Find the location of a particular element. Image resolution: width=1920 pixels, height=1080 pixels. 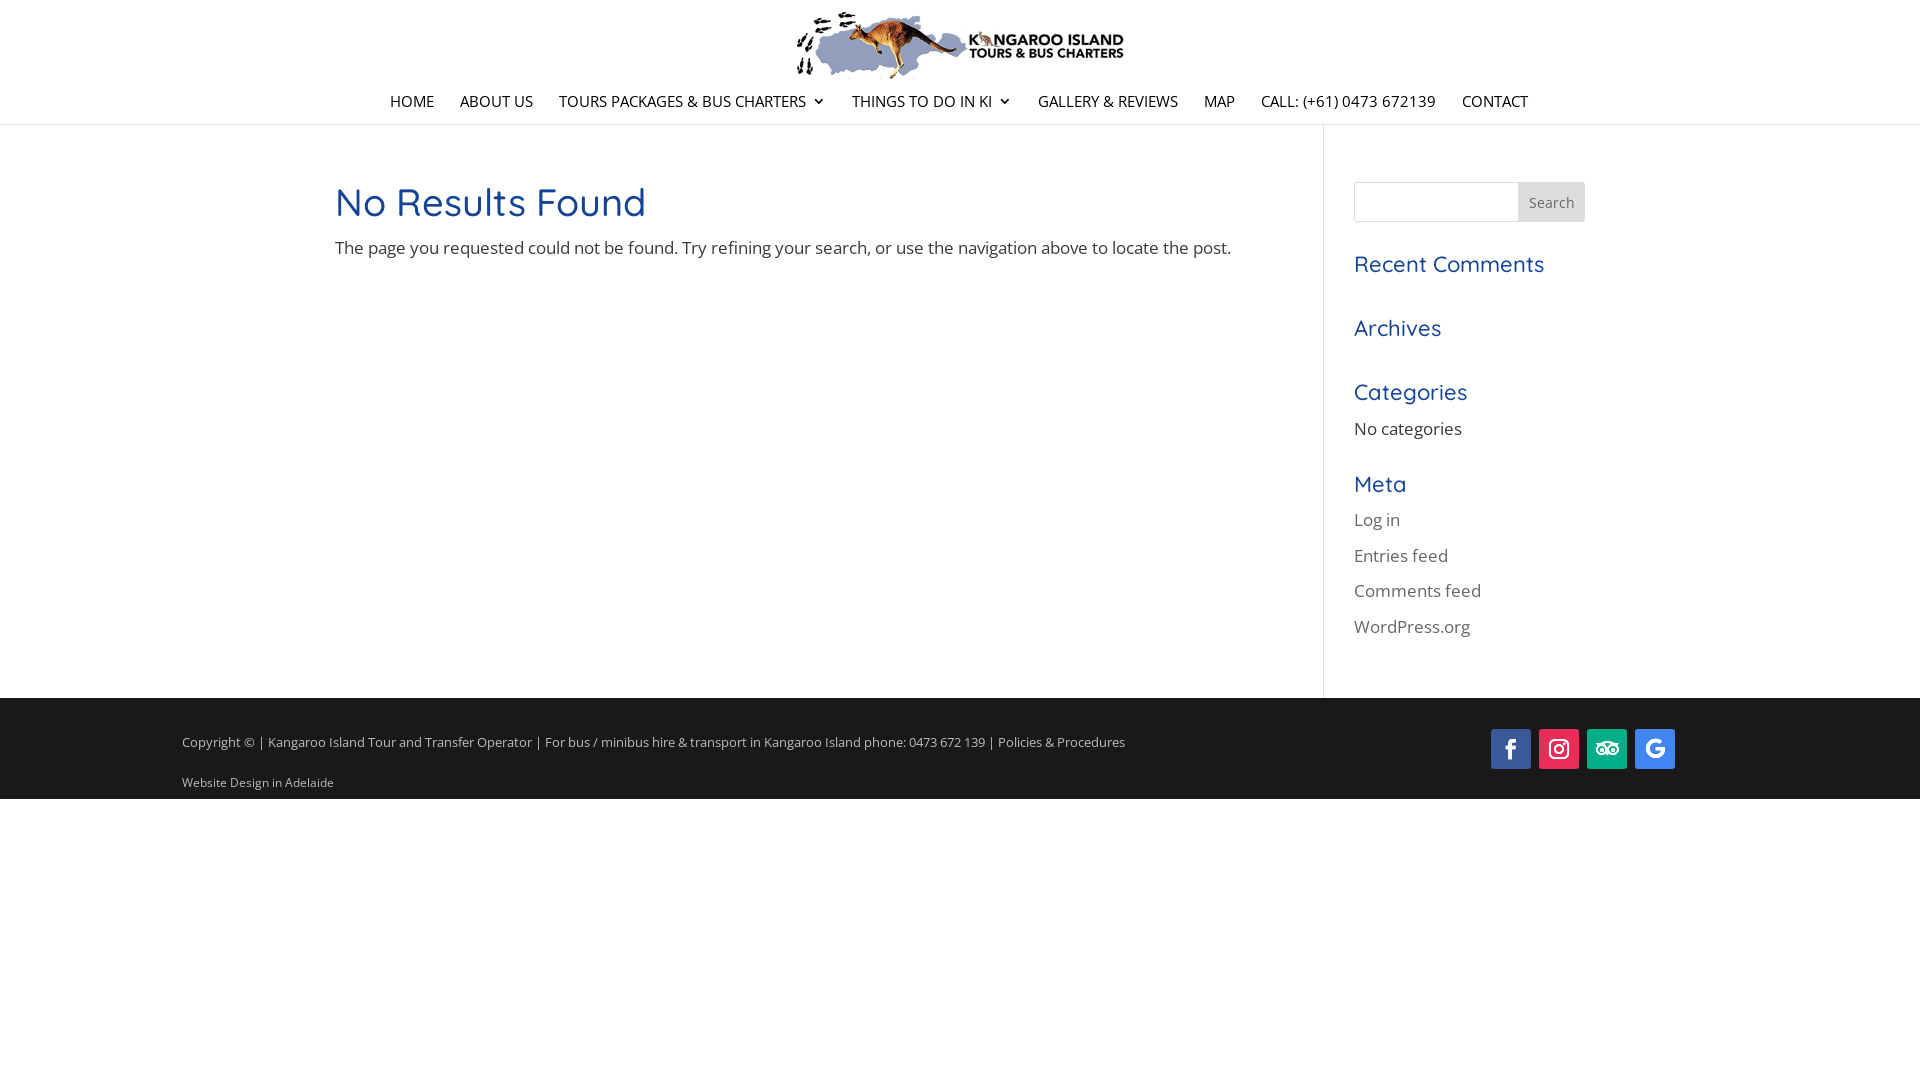

'Follow on Facebook' is located at coordinates (1511, 748).